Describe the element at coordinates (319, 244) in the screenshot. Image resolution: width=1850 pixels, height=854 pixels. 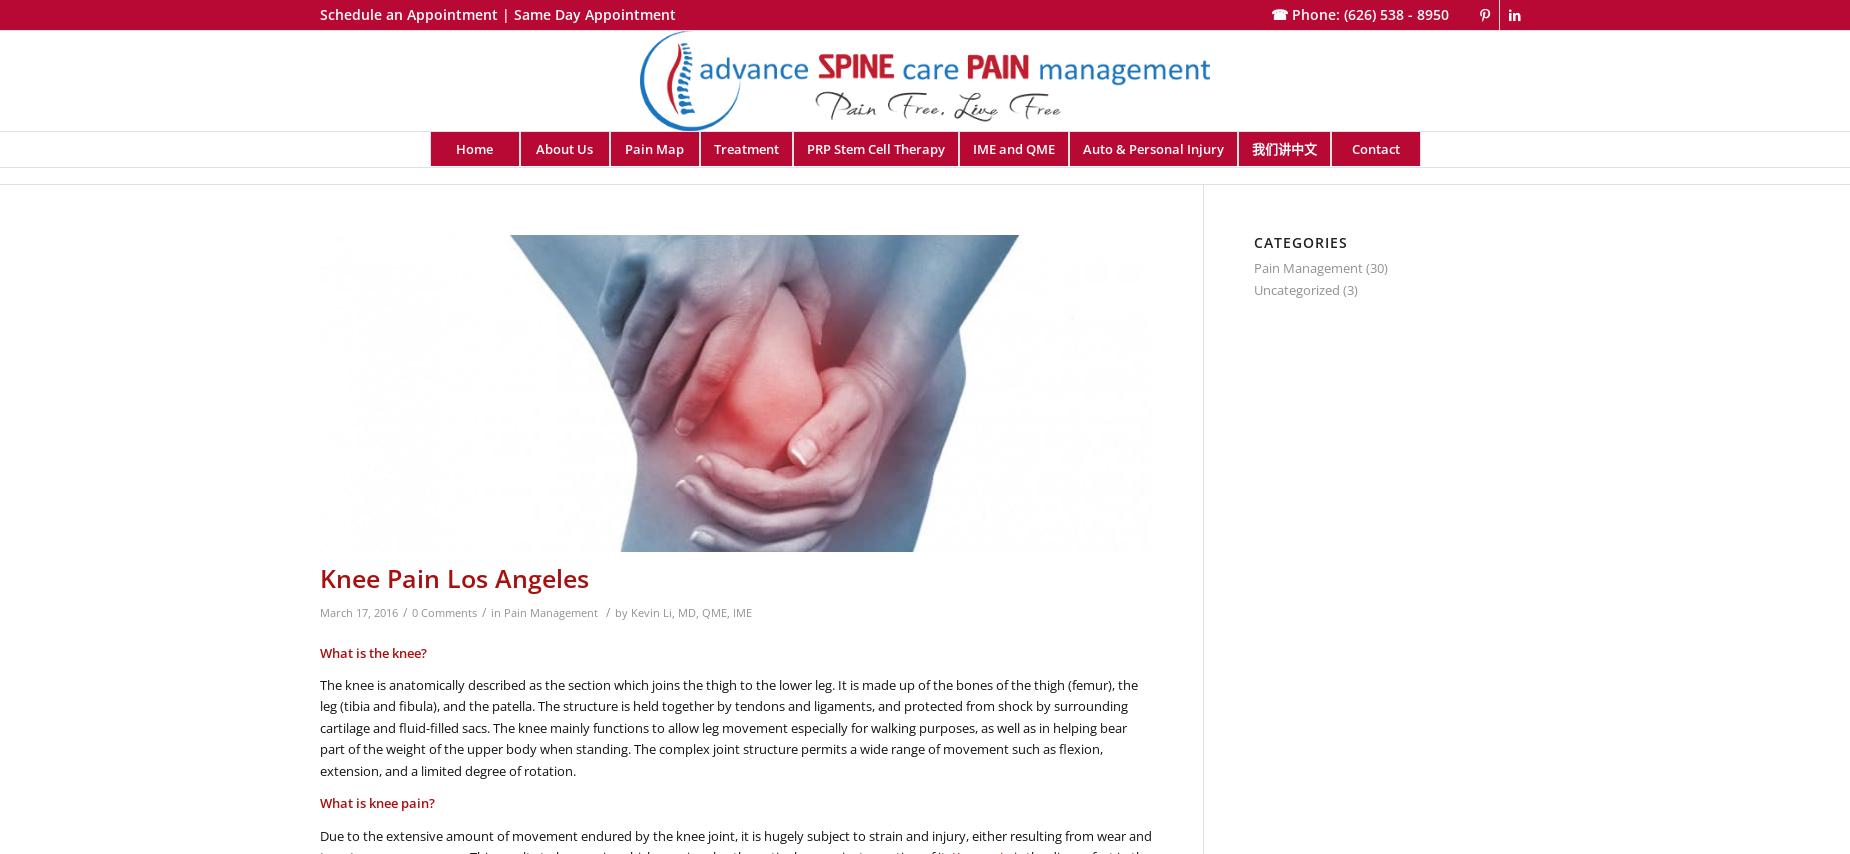
I see `'https://kevinlimd.com/wp-content/uploads/2016/03/Knee-Pain-Los-Angeles.jpg'` at that location.